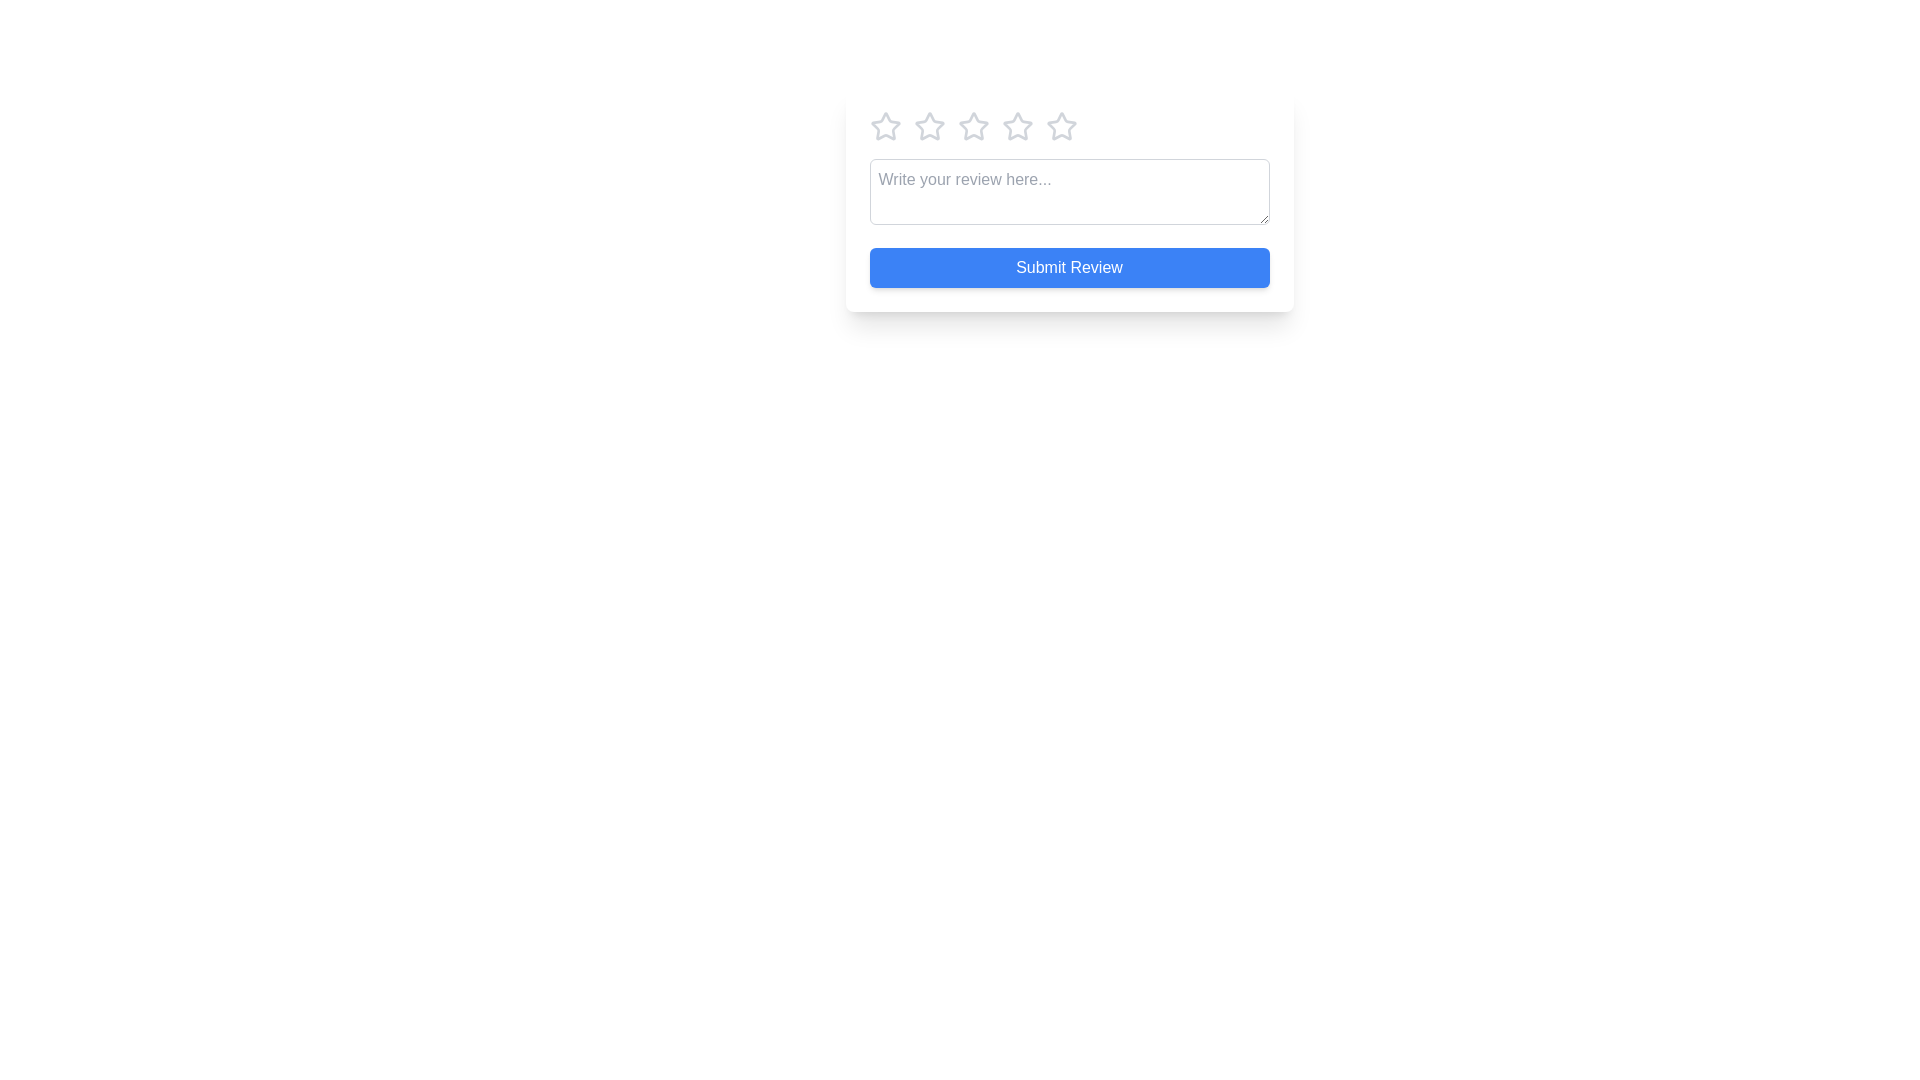 The height and width of the screenshot is (1080, 1920). Describe the element at coordinates (1060, 126) in the screenshot. I see `the fourth star icon in the rating system` at that location.